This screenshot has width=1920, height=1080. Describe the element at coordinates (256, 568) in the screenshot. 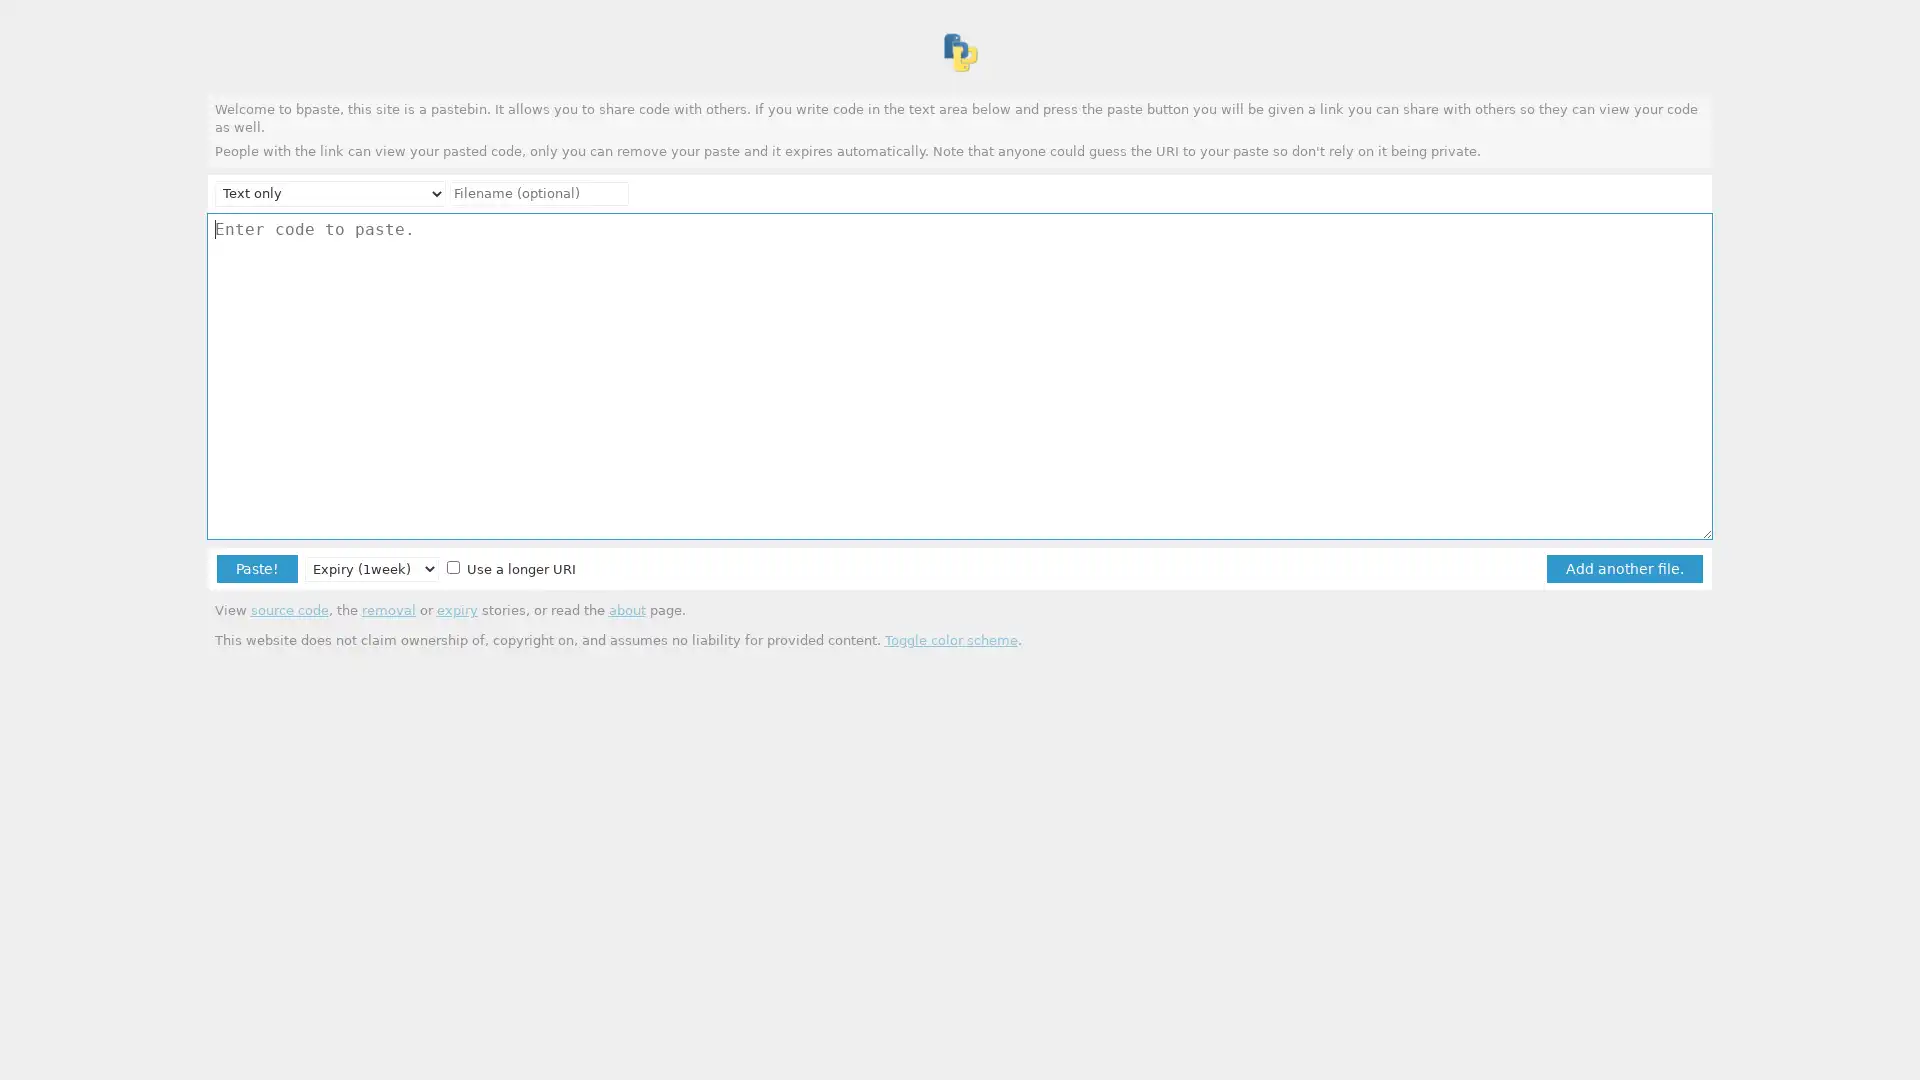

I see `Paste!` at that location.